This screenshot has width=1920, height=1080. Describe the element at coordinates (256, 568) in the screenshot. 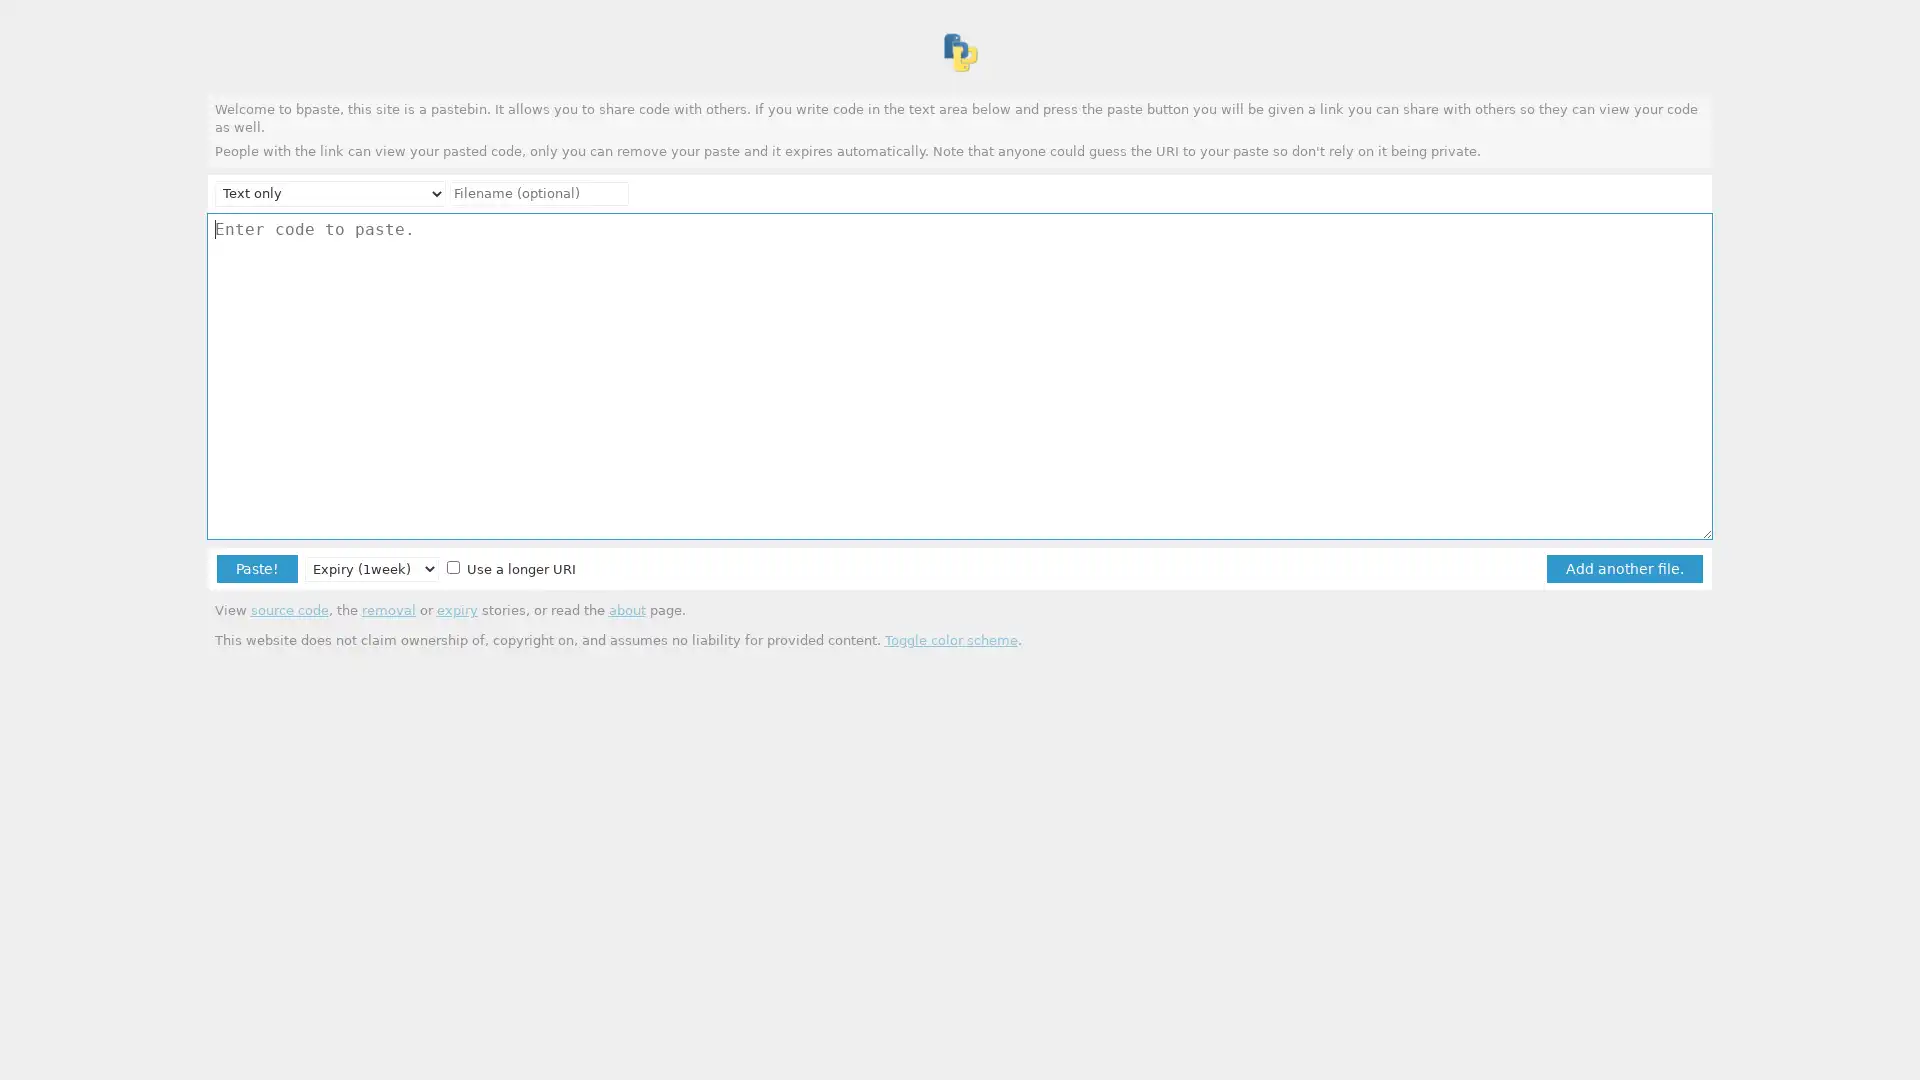

I see `Paste!` at that location.